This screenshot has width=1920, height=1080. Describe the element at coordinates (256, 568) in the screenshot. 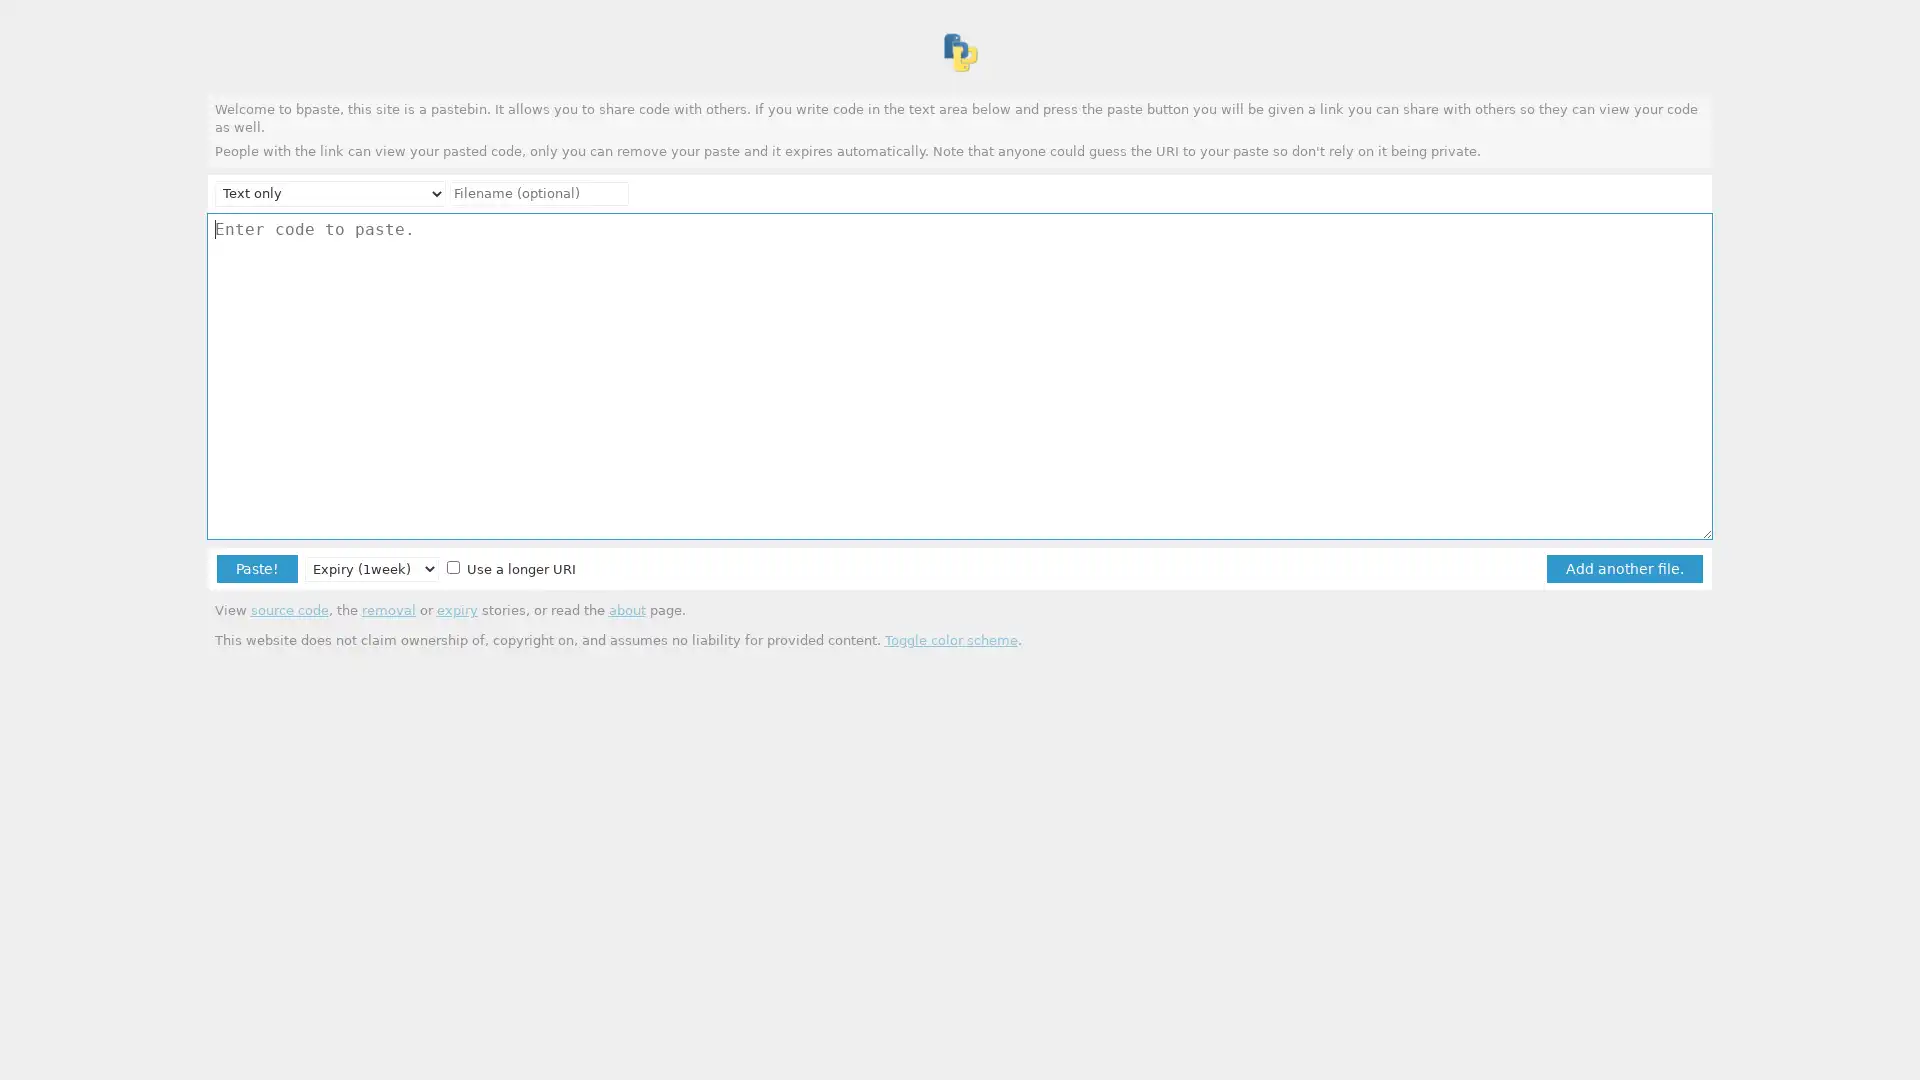

I see `Paste!` at that location.